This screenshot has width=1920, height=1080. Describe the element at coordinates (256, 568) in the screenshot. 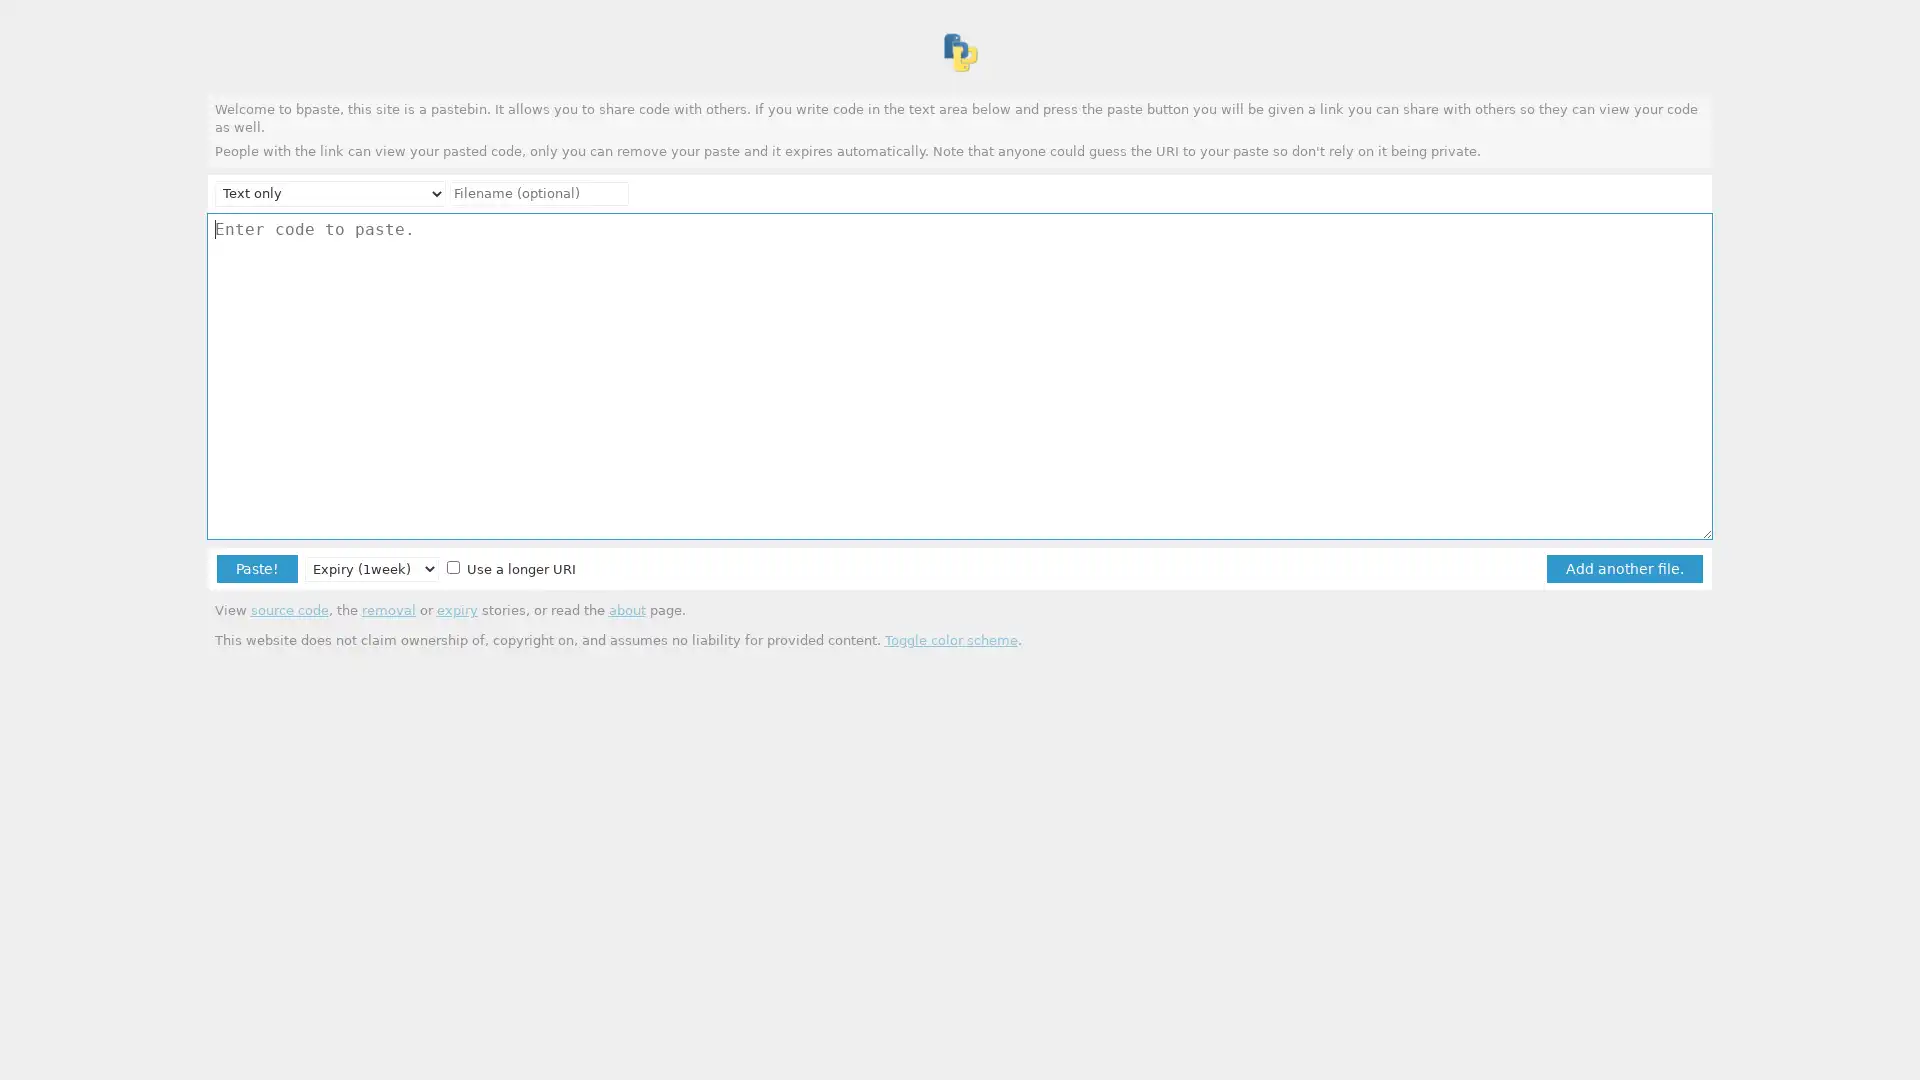

I see `Paste!` at that location.